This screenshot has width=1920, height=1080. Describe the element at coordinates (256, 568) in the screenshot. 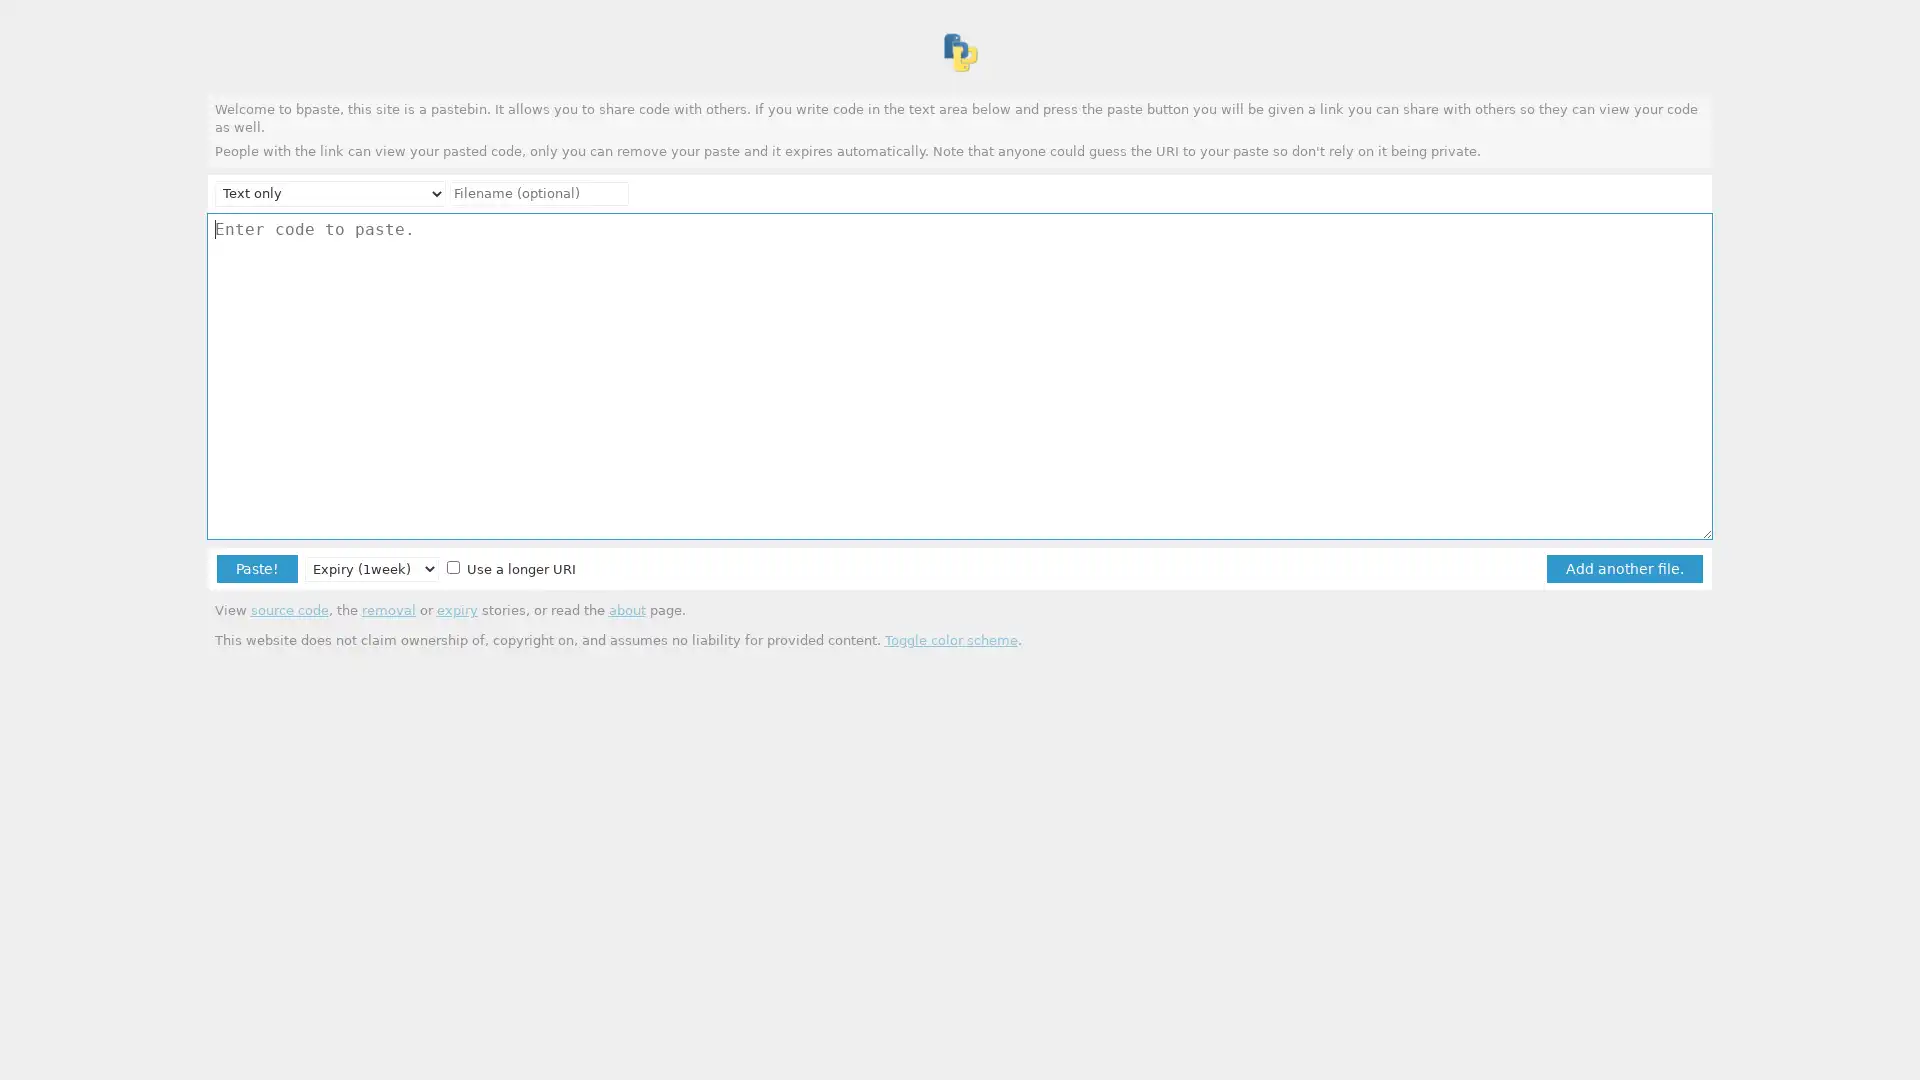

I see `Paste!` at that location.